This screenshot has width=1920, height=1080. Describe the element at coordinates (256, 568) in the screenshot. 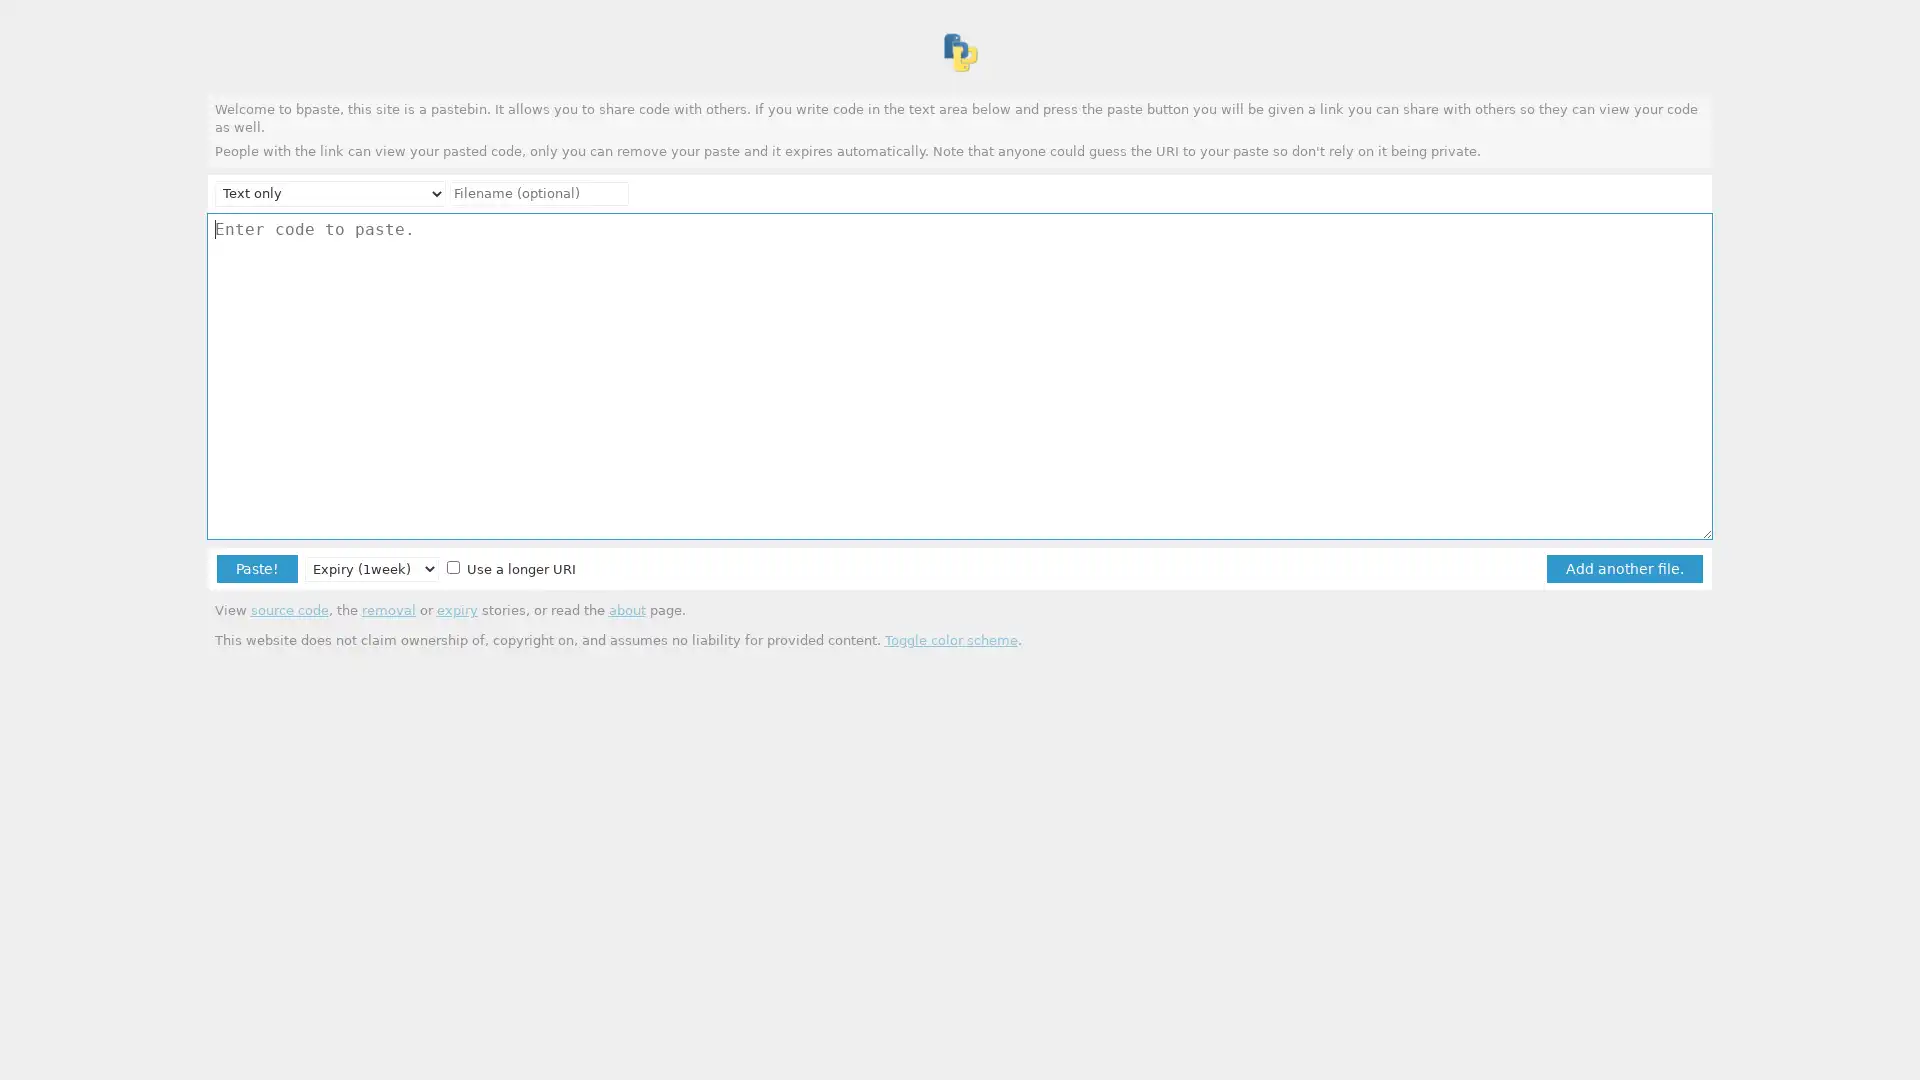

I see `Paste!` at that location.